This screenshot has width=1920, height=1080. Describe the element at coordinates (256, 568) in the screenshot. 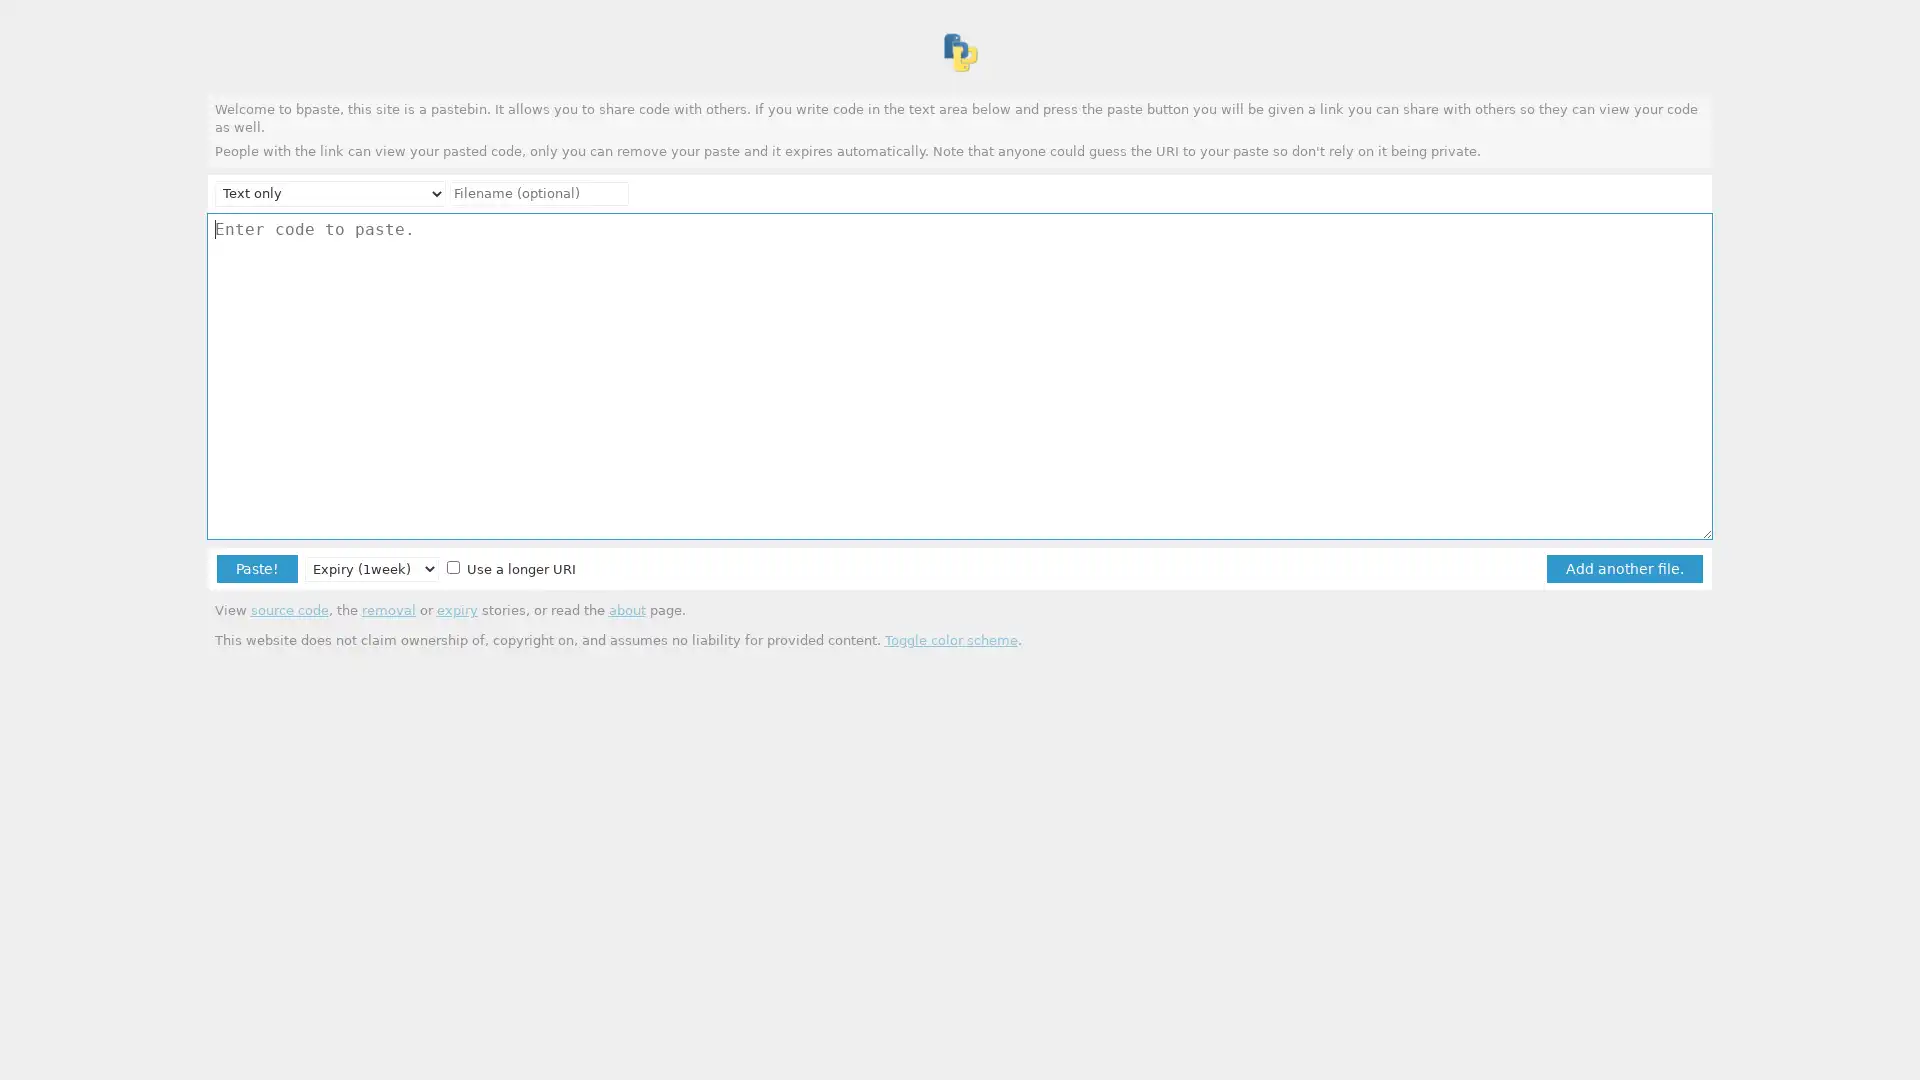

I see `Paste!` at that location.